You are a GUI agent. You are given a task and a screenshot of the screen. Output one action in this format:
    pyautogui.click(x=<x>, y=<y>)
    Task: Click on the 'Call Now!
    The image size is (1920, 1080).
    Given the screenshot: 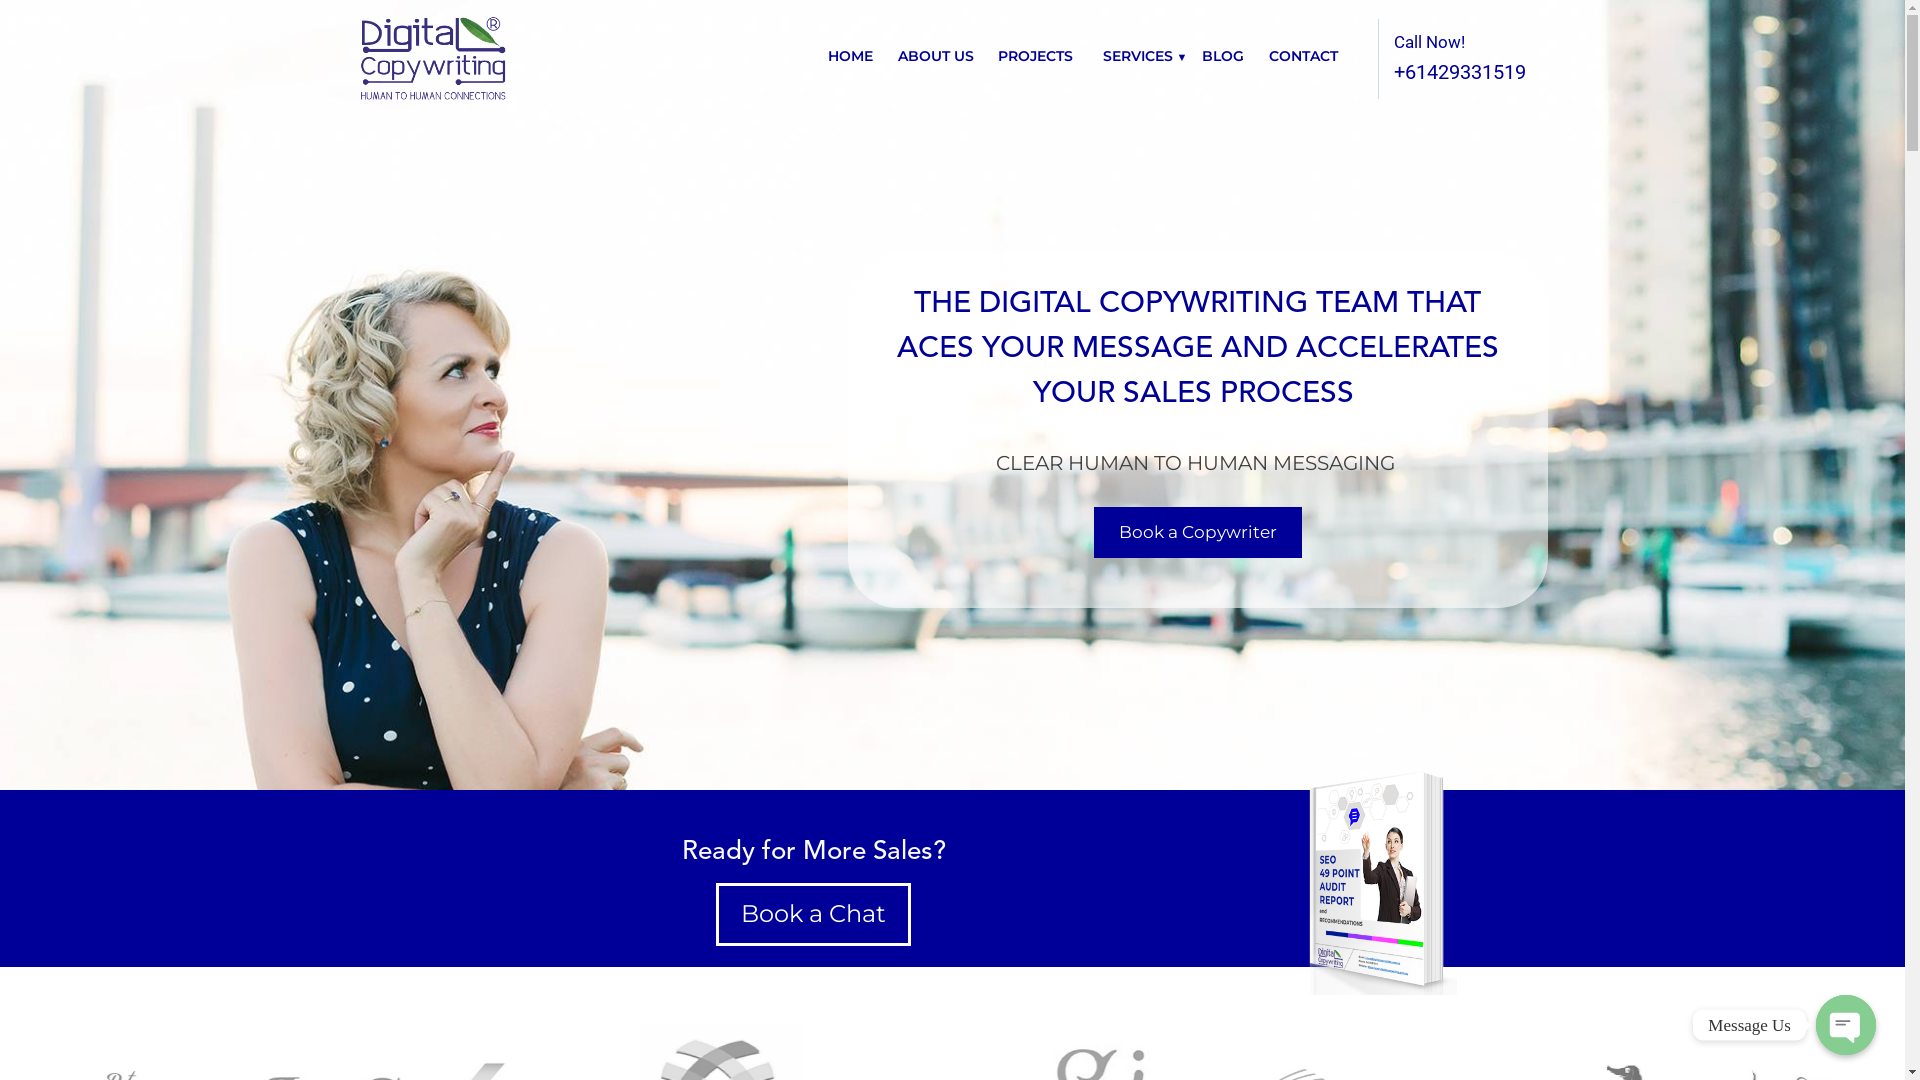 What is the action you would take?
    pyautogui.click(x=1348, y=57)
    